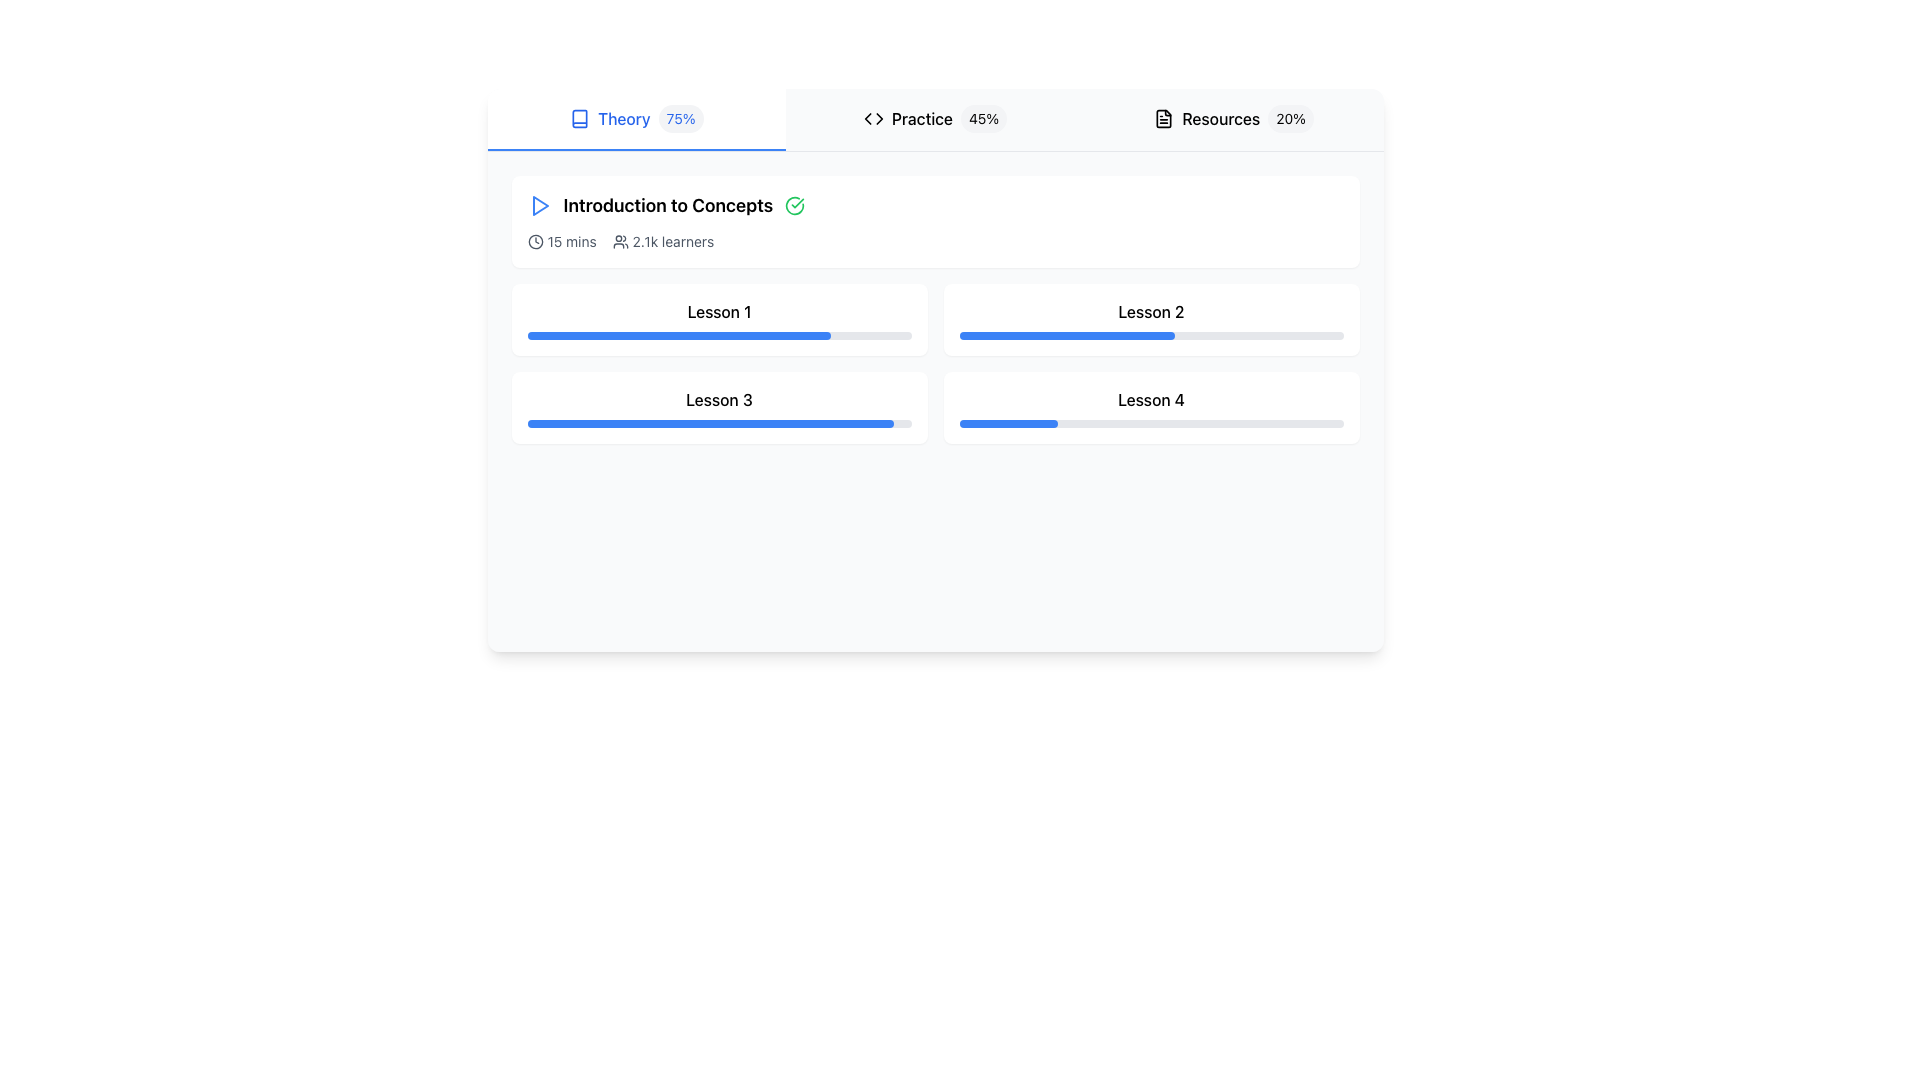 This screenshot has height=1080, width=1920. What do you see at coordinates (719, 319) in the screenshot?
I see `the first card in the grid layout, which represents 'Lesson 1'` at bounding box center [719, 319].